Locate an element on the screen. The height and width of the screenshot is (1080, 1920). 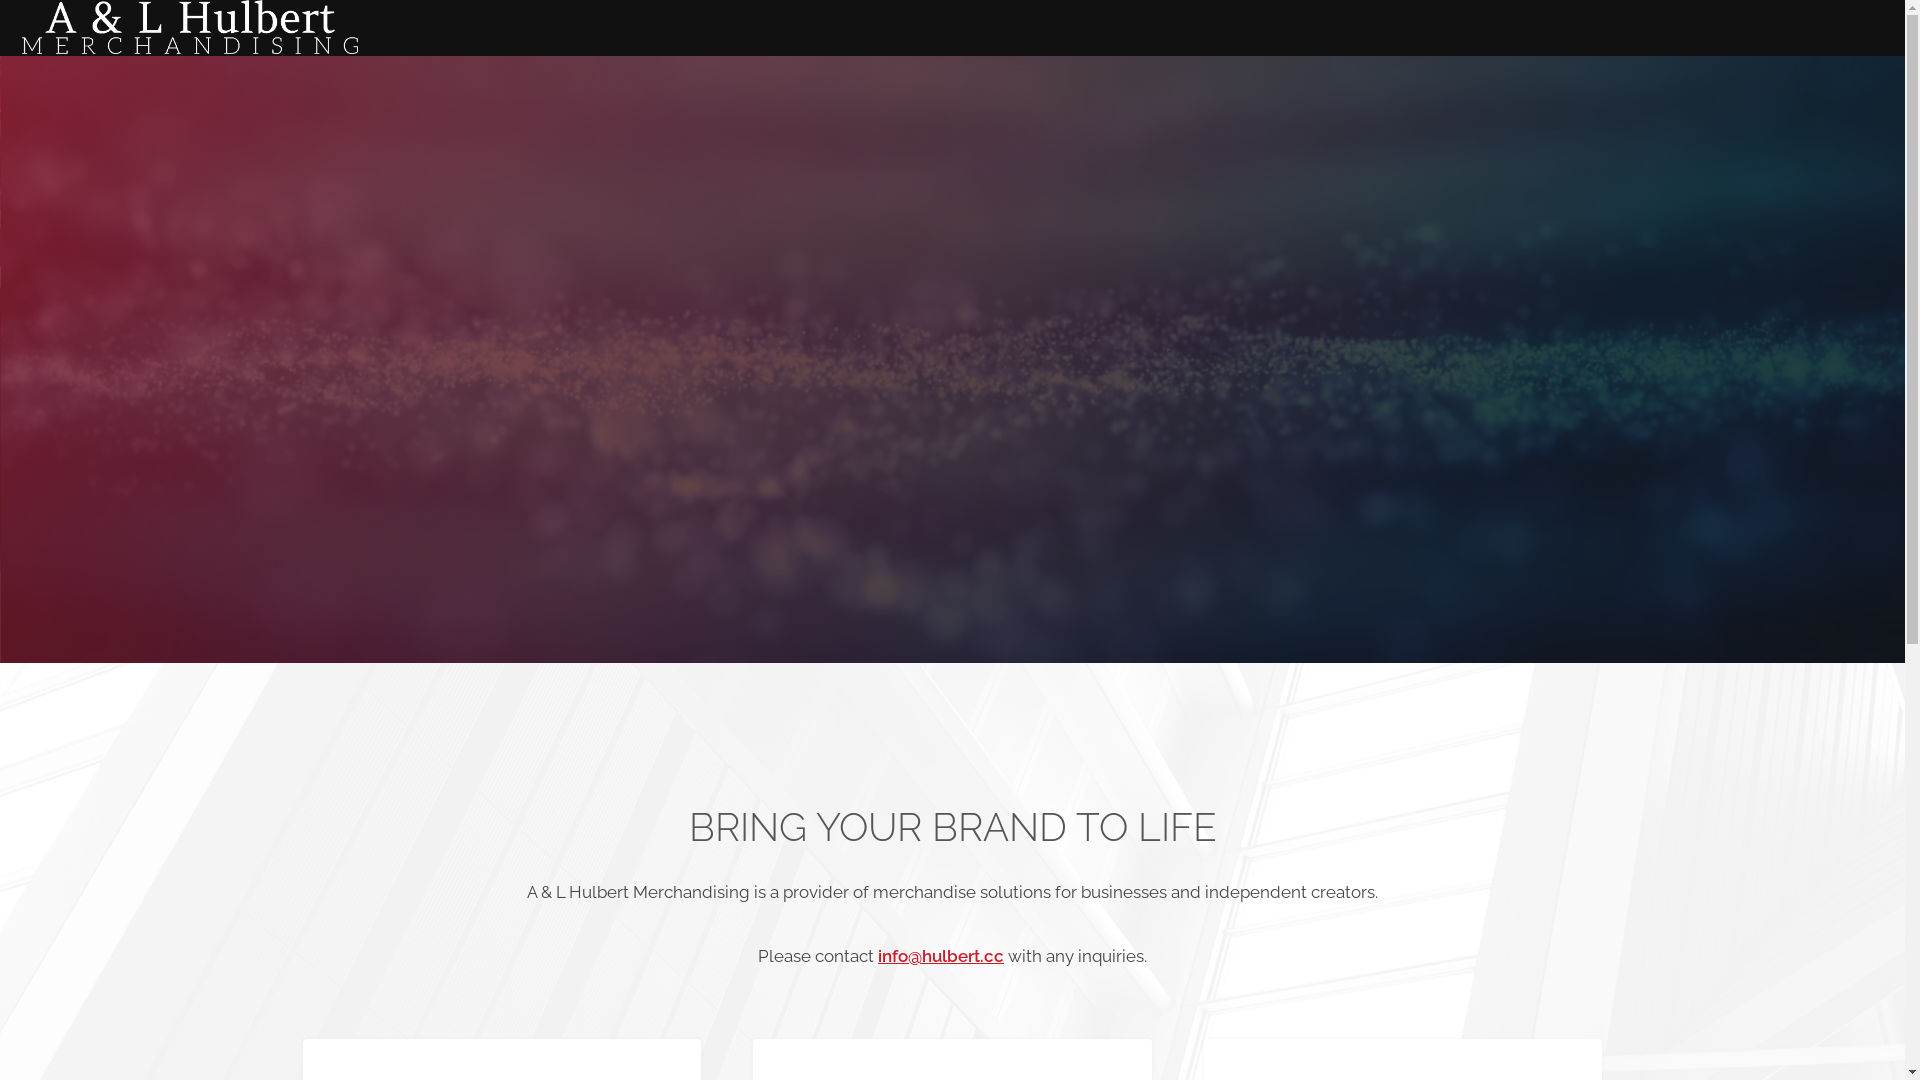
'info@hulbert.cc' is located at coordinates (878, 955).